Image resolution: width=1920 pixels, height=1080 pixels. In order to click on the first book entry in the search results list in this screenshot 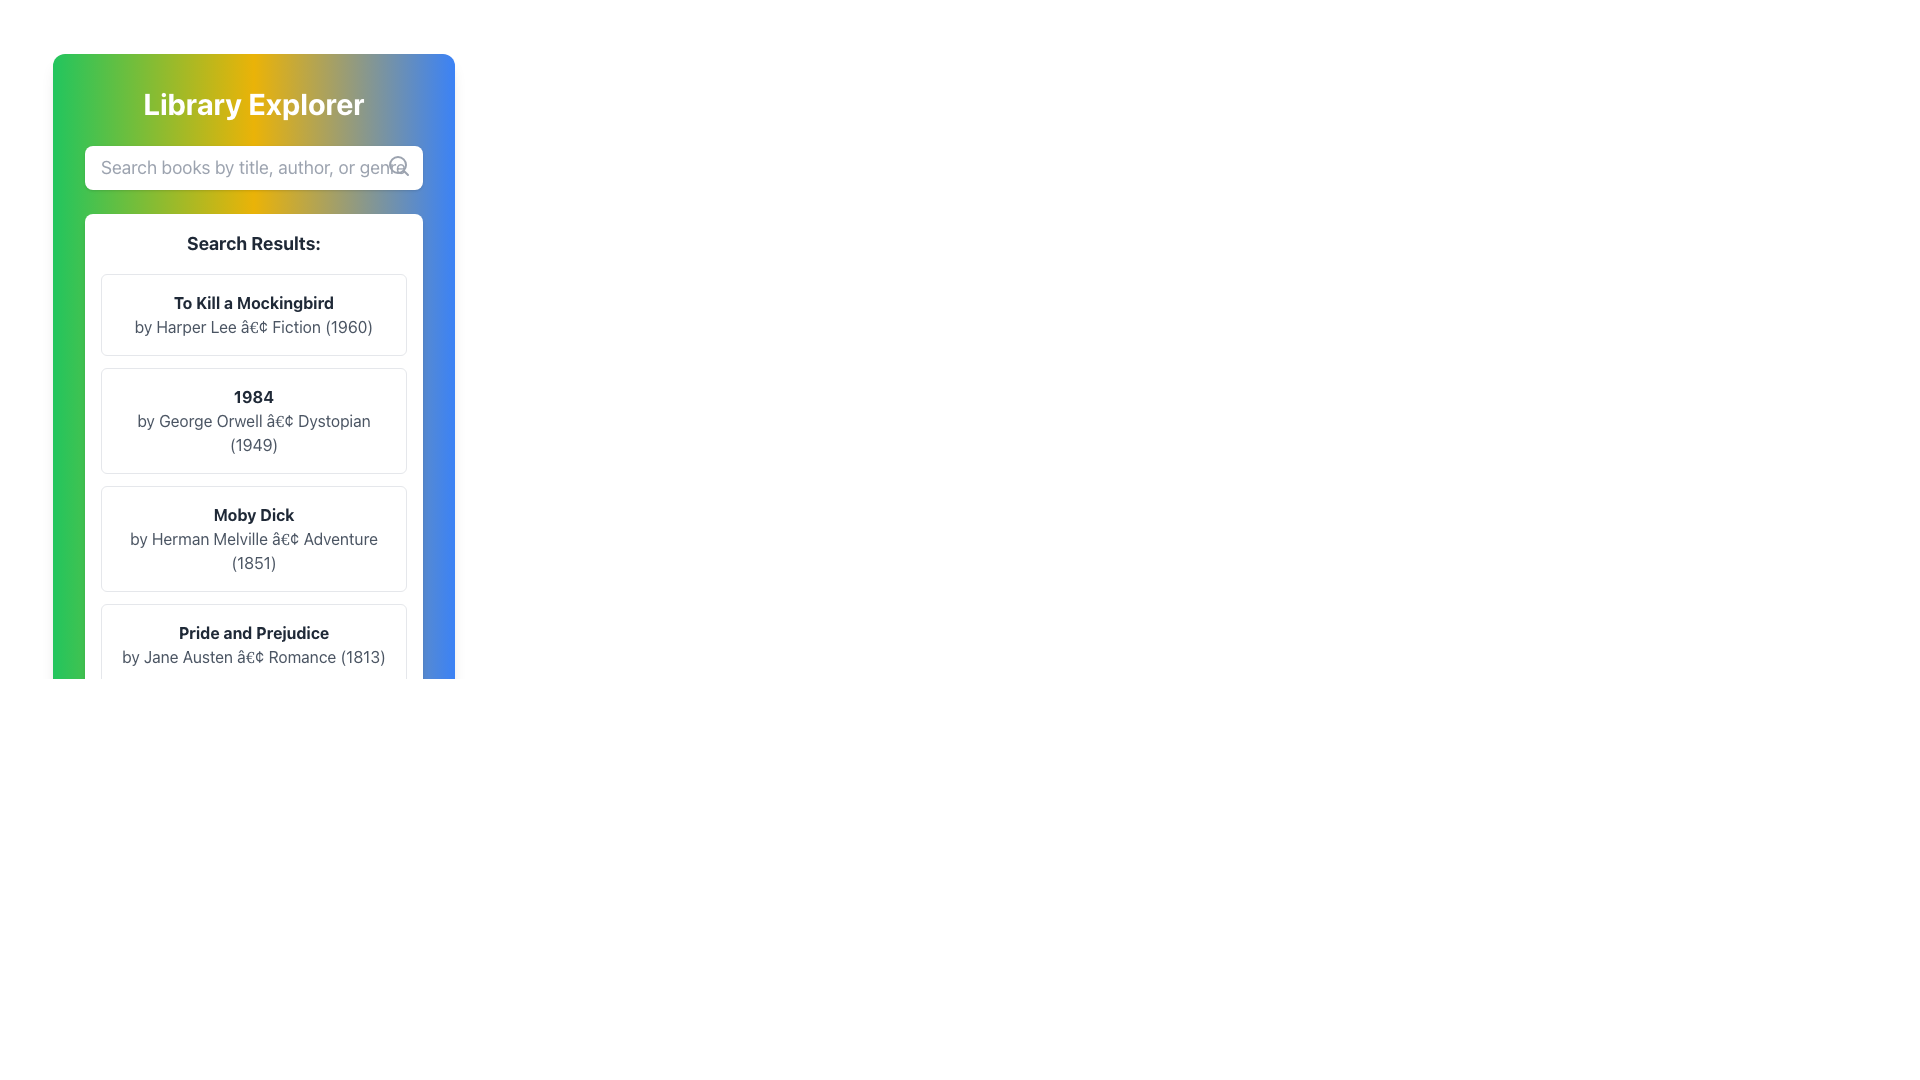, I will do `click(253, 315)`.